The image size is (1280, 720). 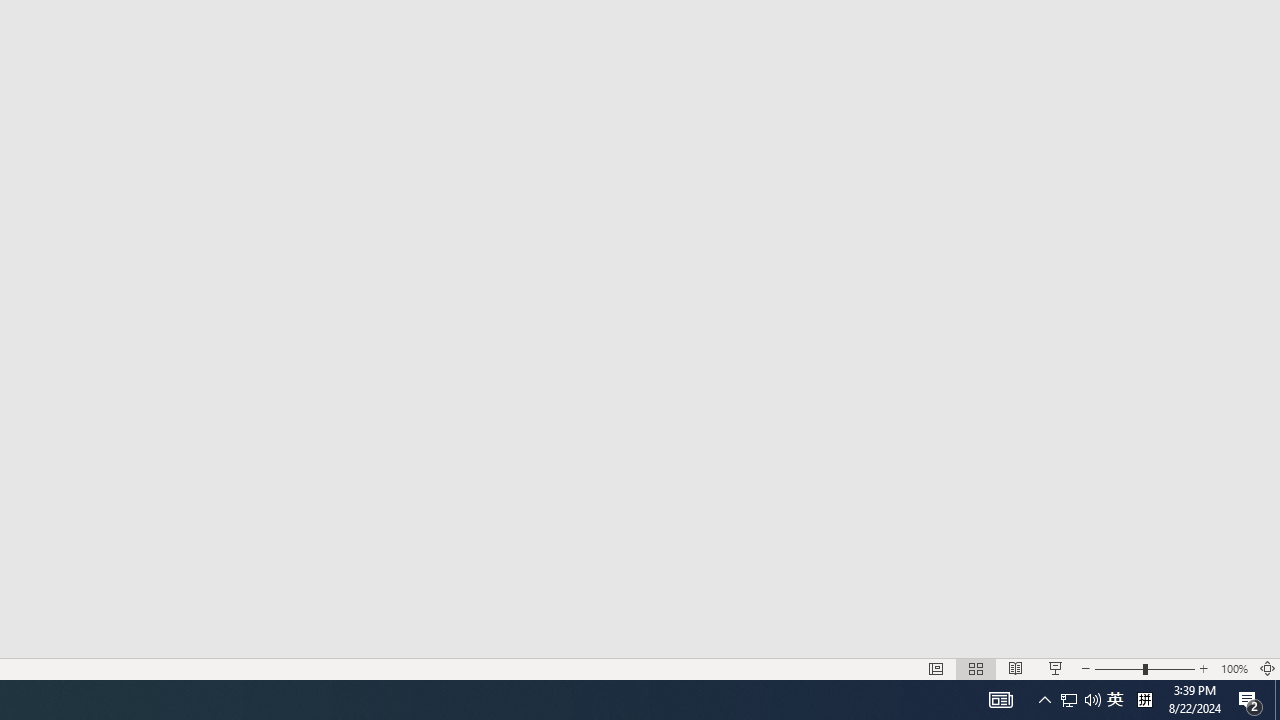 I want to click on 'Zoom', so click(x=1092, y=698).